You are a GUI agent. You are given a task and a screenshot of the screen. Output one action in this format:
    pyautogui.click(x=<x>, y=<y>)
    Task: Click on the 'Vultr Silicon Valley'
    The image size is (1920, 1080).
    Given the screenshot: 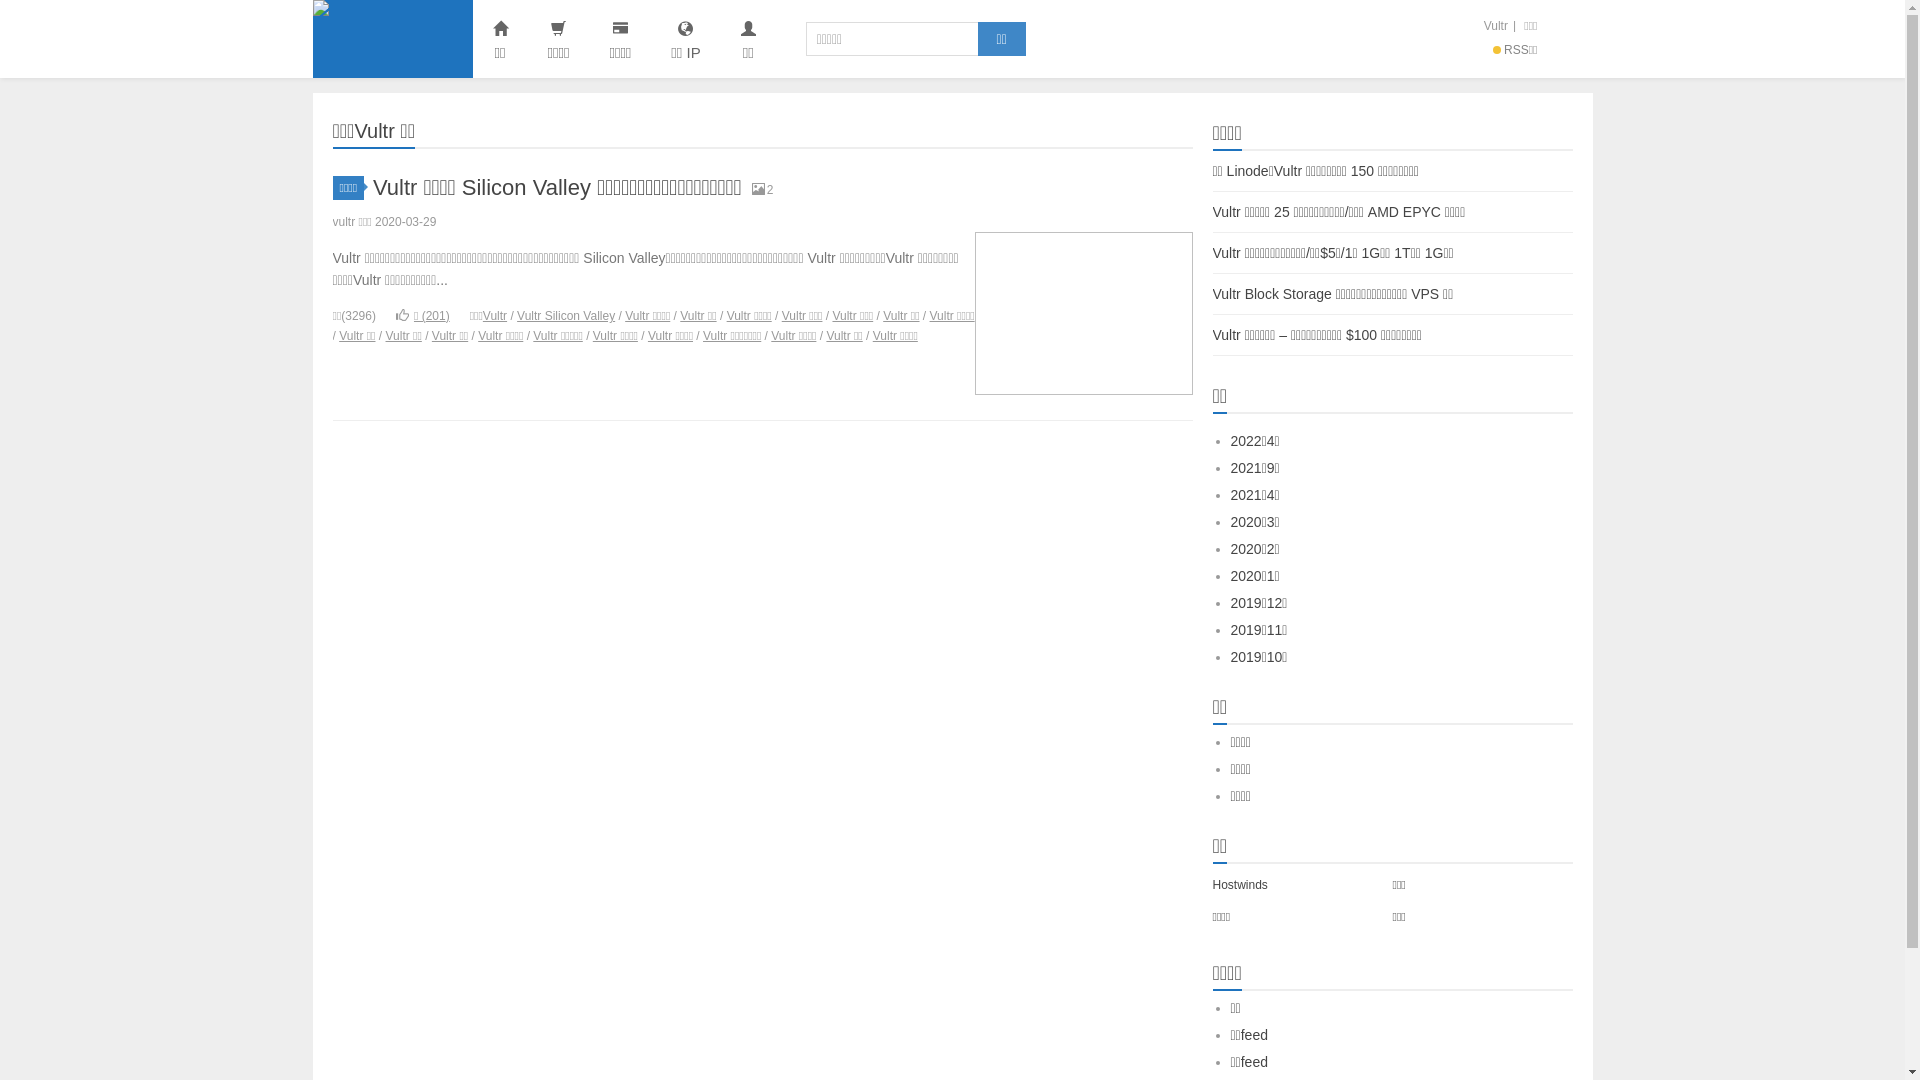 What is the action you would take?
    pyautogui.click(x=565, y=315)
    